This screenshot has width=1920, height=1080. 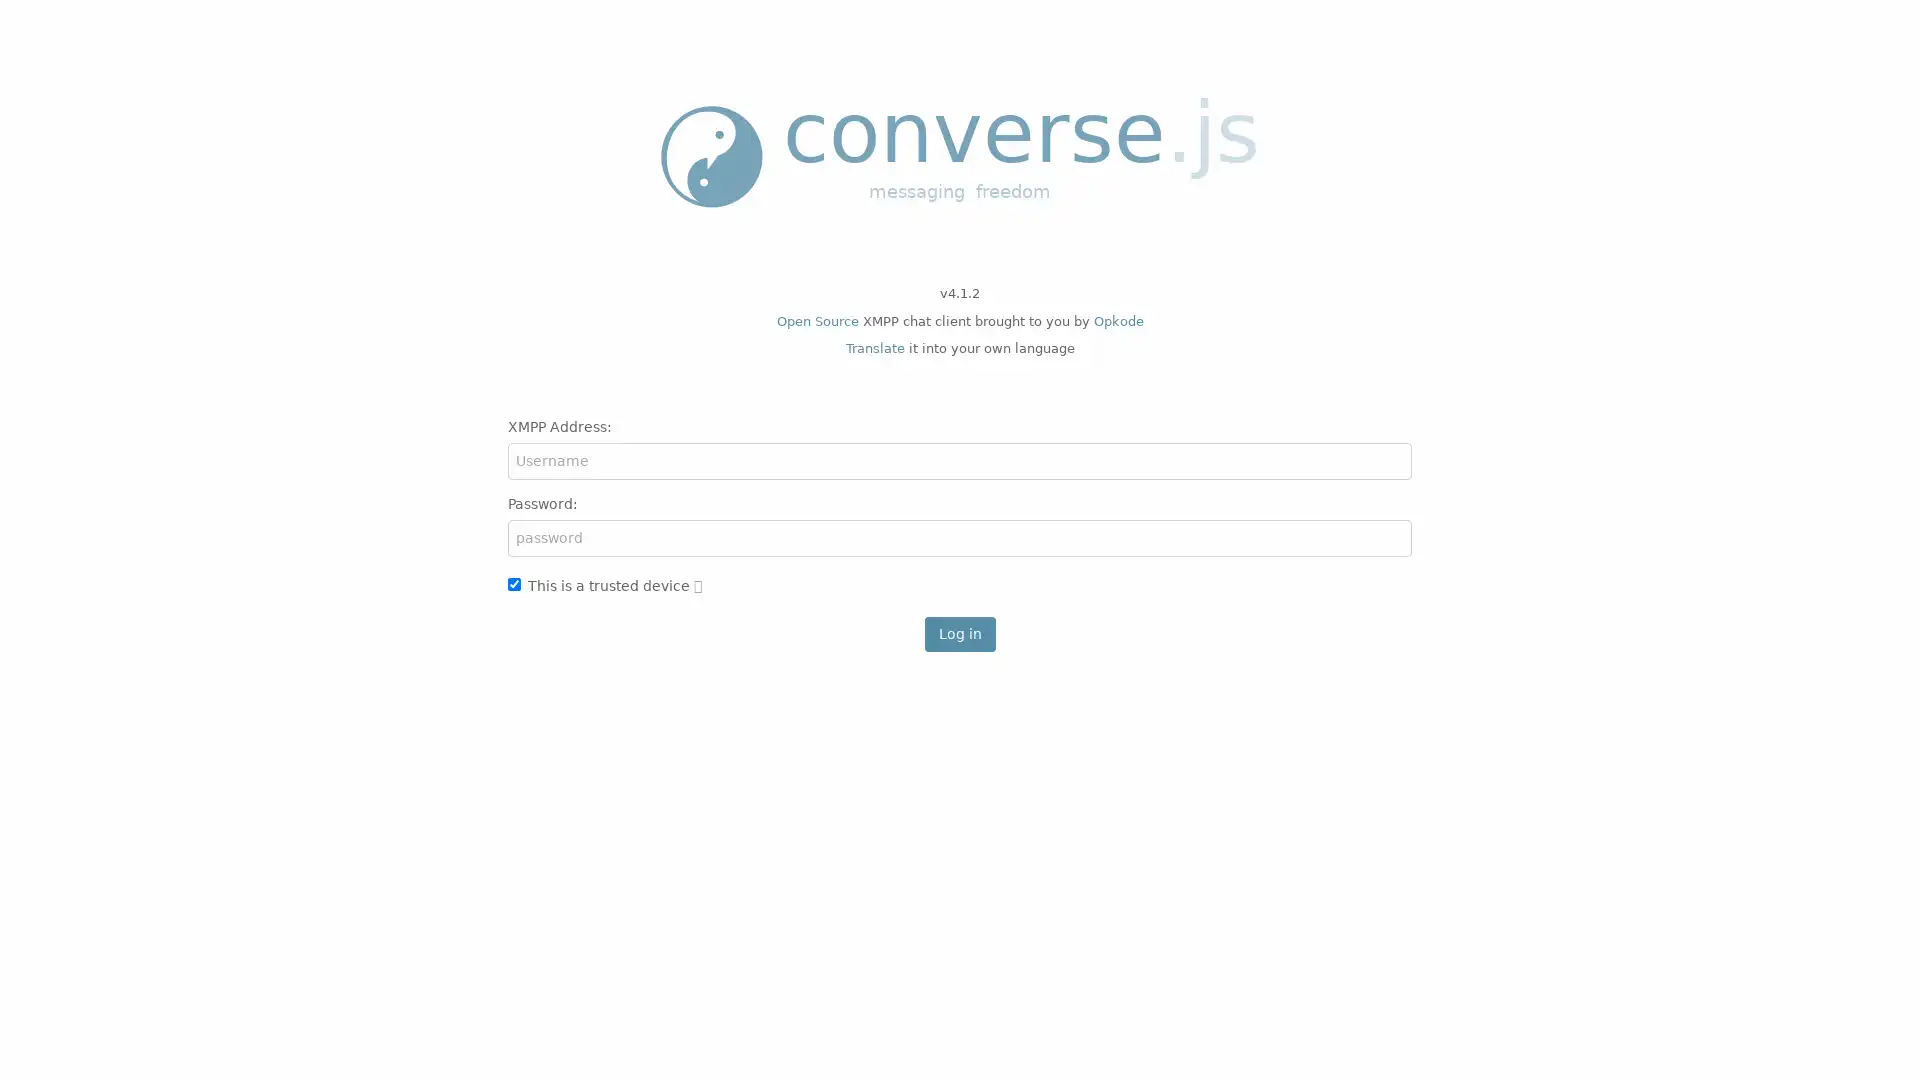 What do you see at coordinates (958, 633) in the screenshot?
I see `Log in` at bounding box center [958, 633].